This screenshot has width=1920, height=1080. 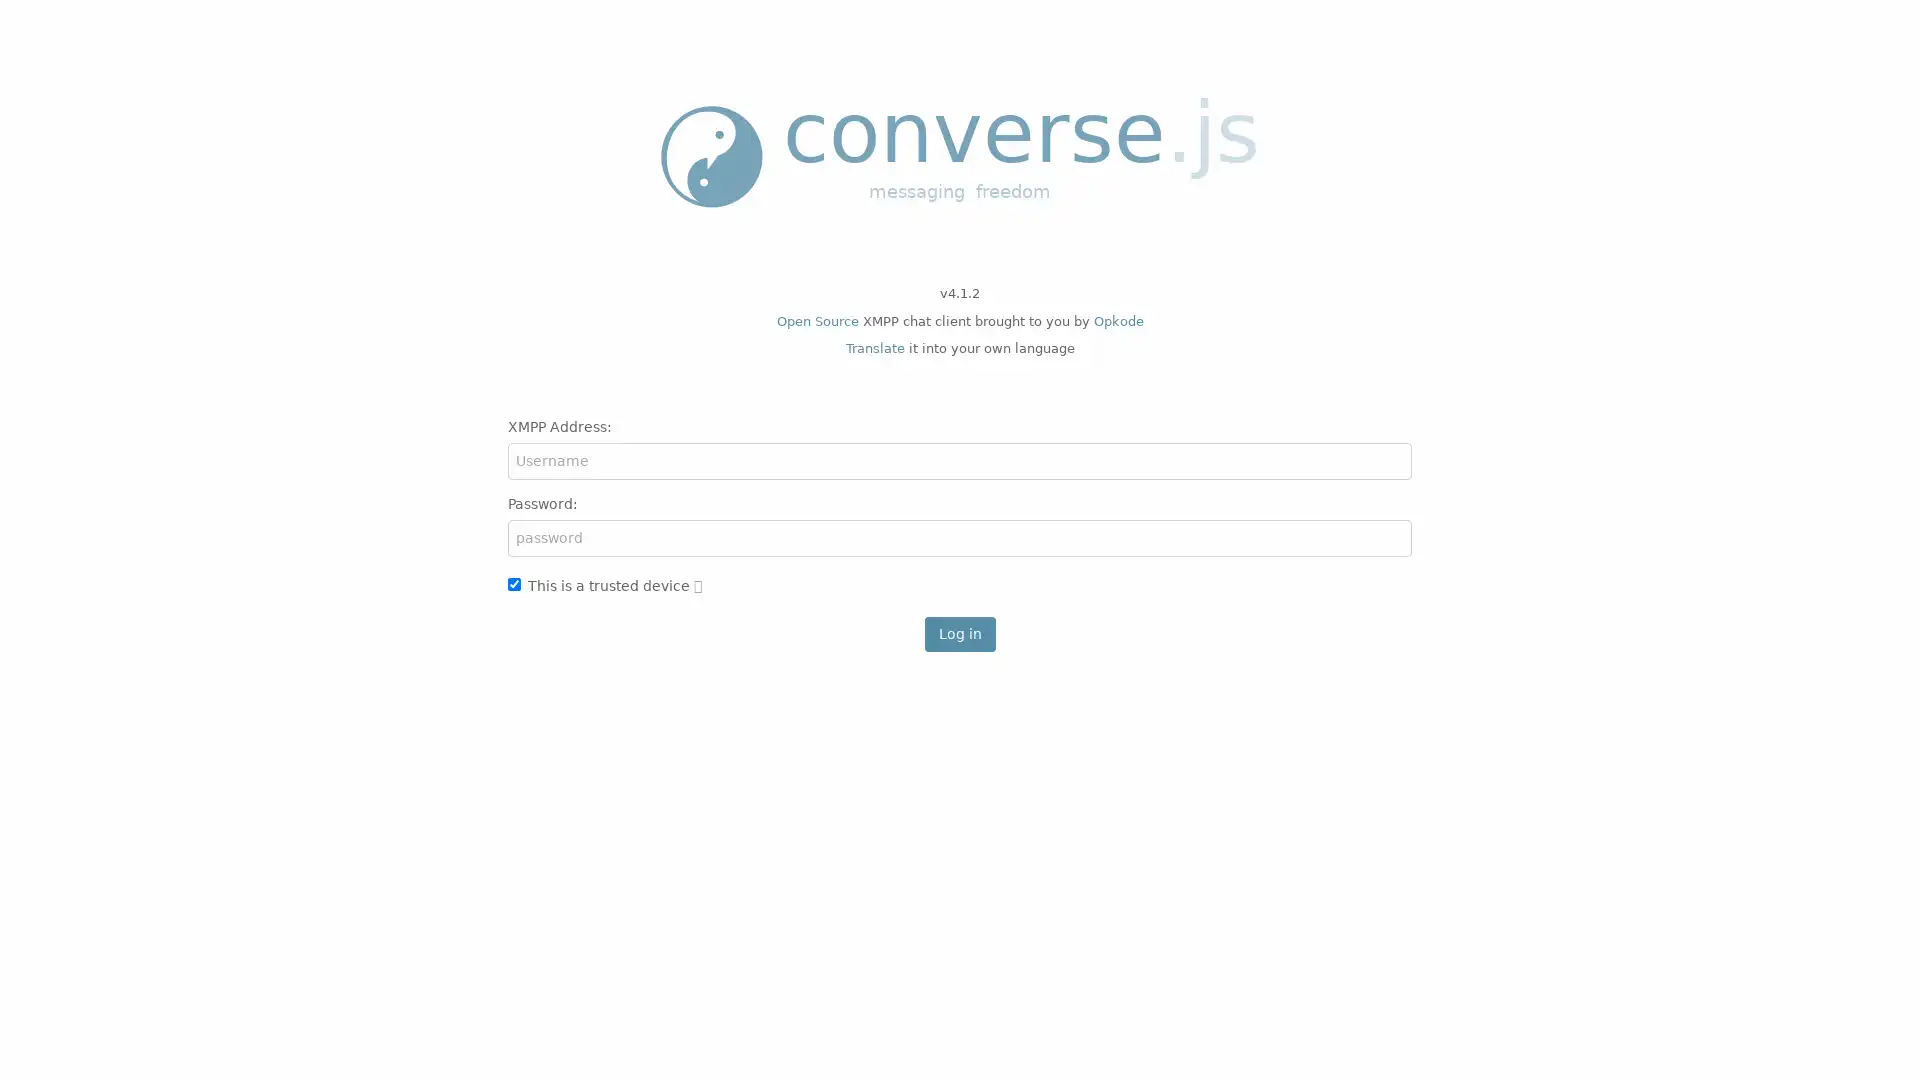 What do you see at coordinates (958, 633) in the screenshot?
I see `Log in` at bounding box center [958, 633].